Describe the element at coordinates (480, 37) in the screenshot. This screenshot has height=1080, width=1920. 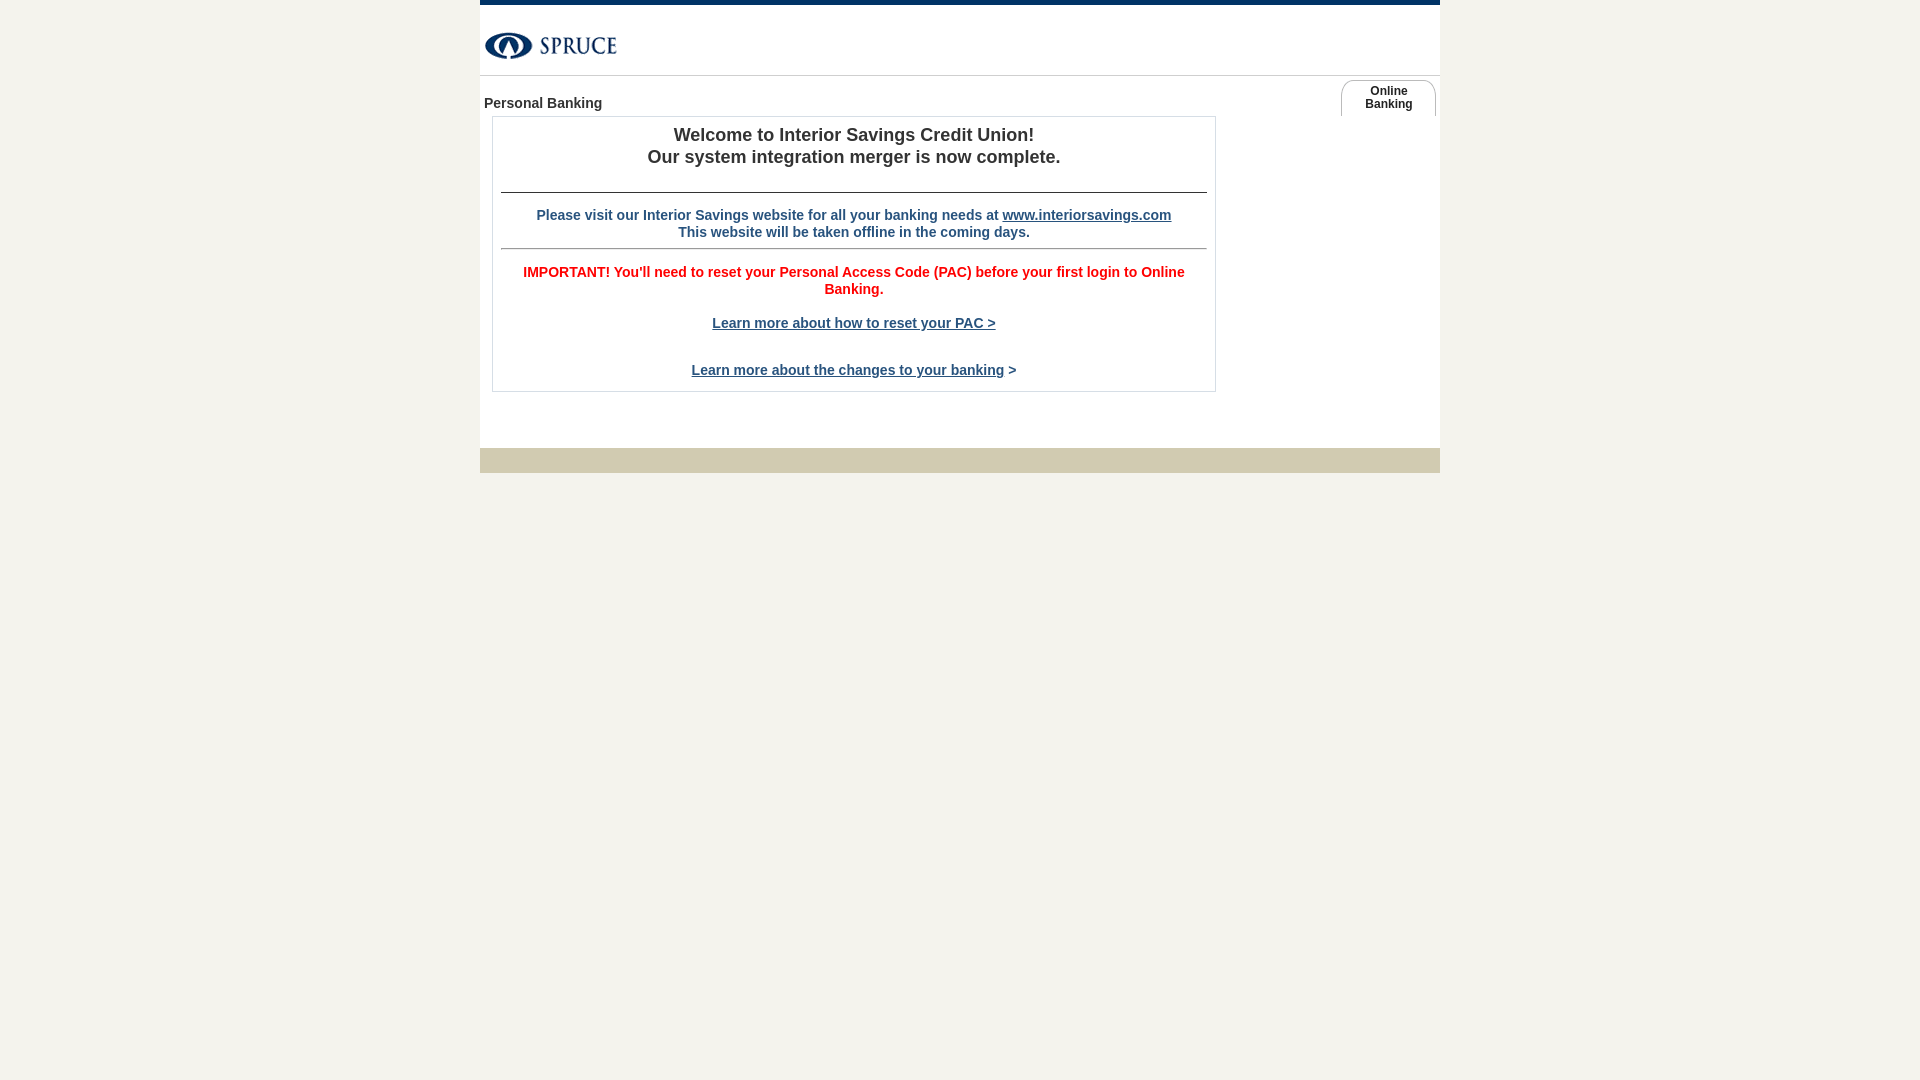
I see `'Home'` at that location.